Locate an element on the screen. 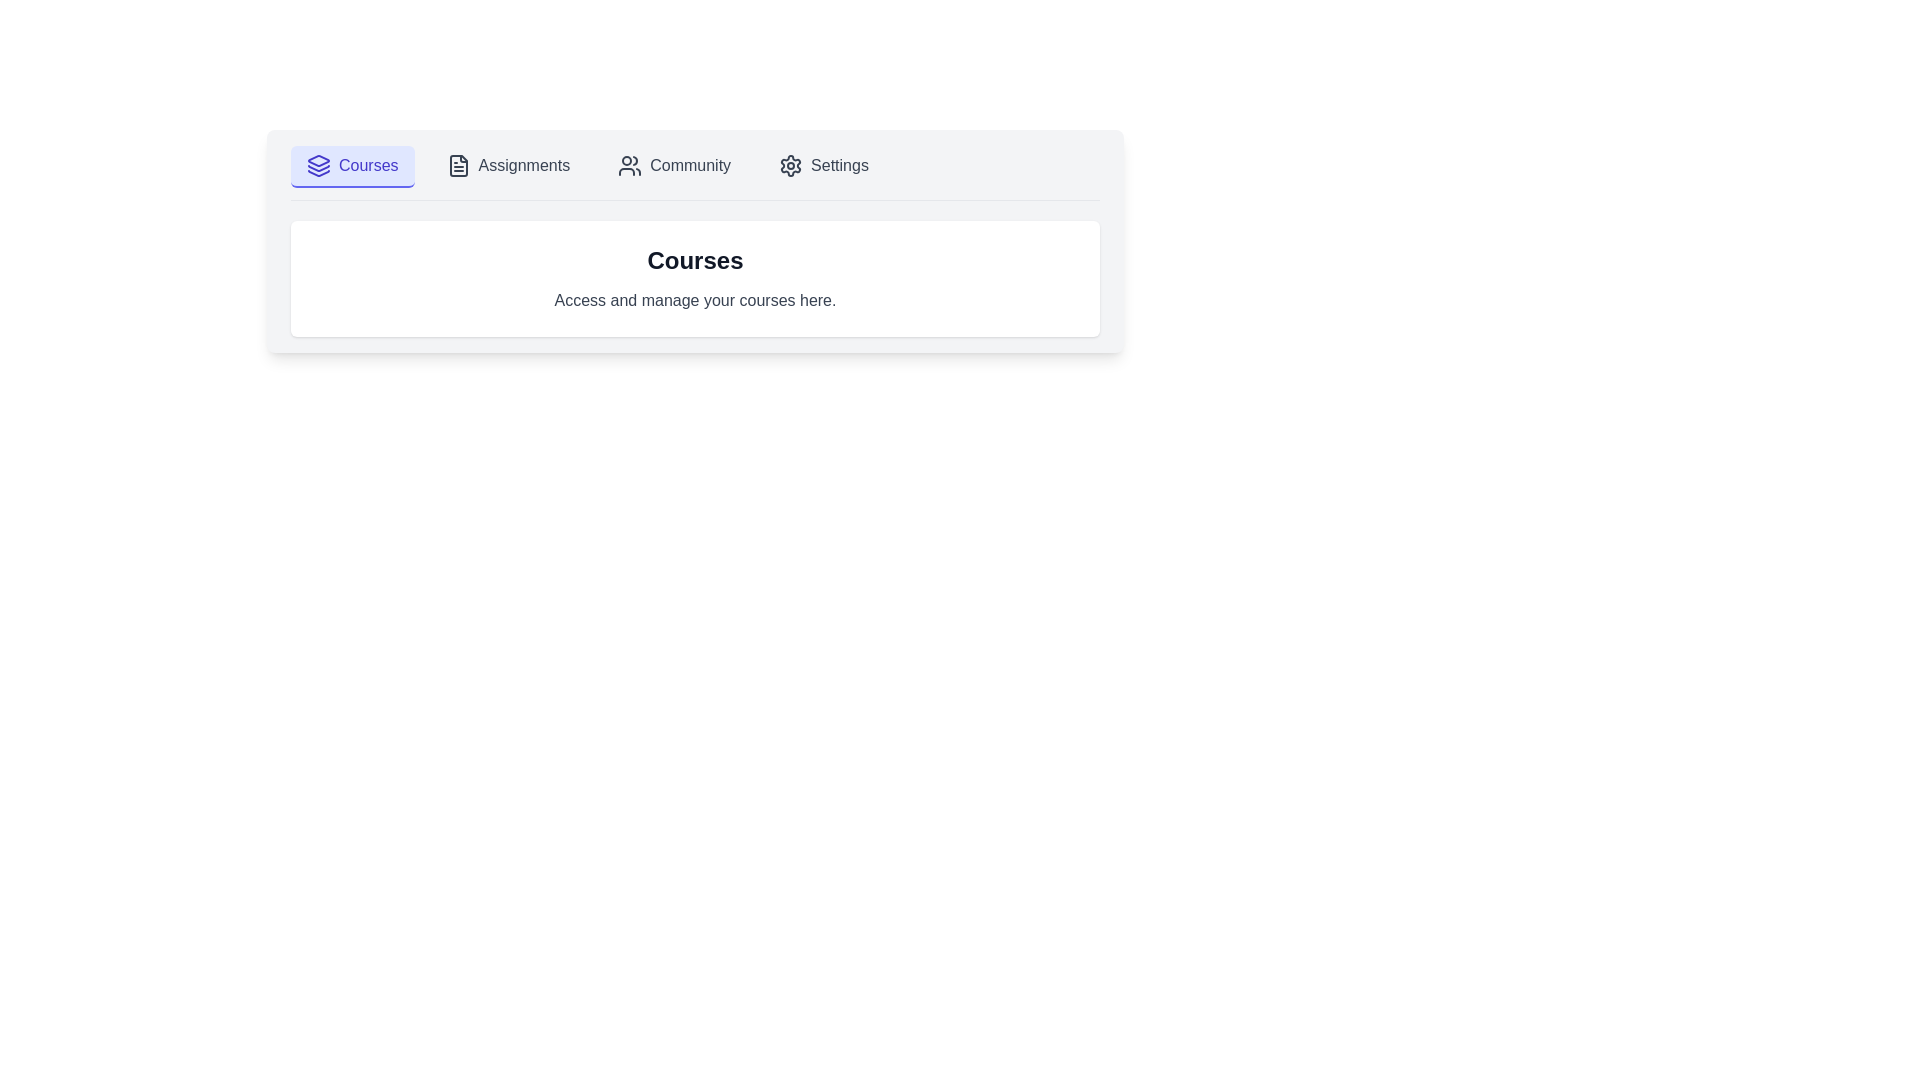  the 'Assignments' text label in the navigation bar to trigger a visual change is located at coordinates (524, 164).